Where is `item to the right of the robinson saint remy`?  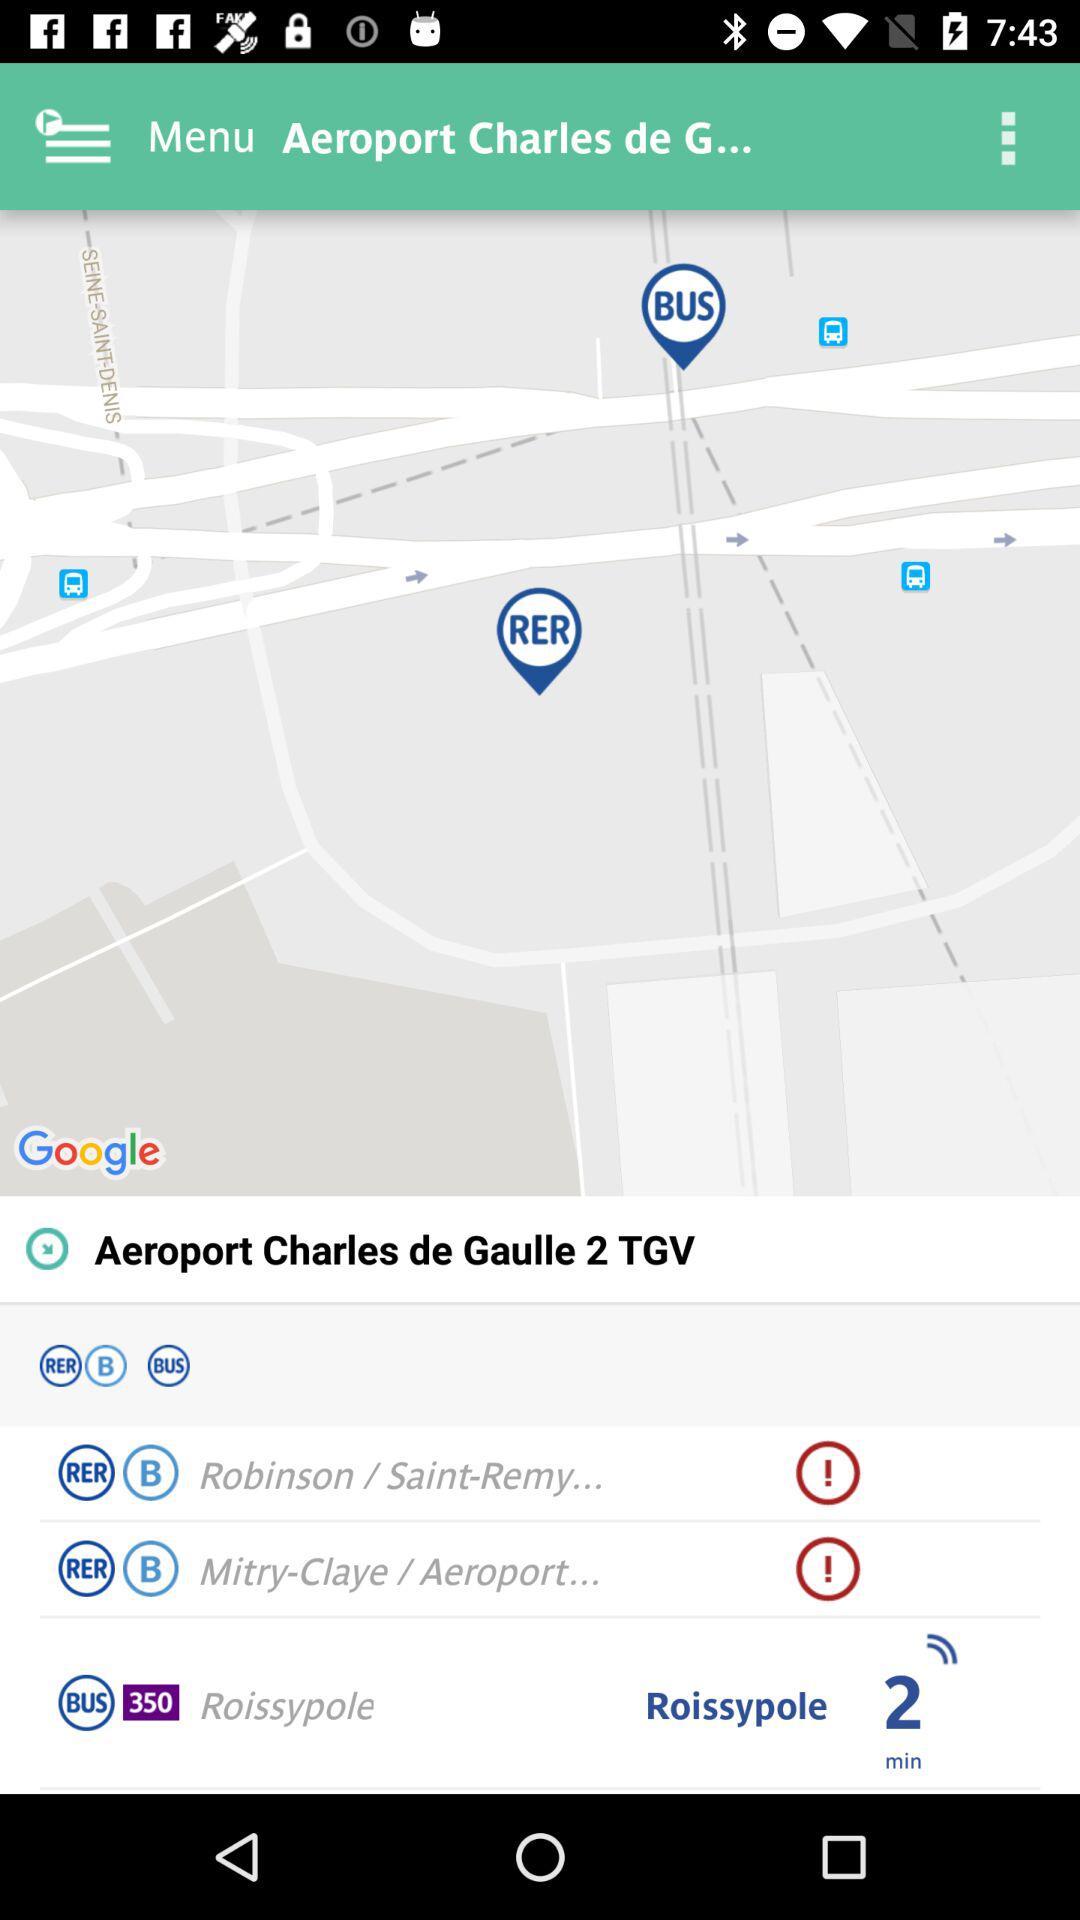
item to the right of the robinson saint remy is located at coordinates (828, 1473).